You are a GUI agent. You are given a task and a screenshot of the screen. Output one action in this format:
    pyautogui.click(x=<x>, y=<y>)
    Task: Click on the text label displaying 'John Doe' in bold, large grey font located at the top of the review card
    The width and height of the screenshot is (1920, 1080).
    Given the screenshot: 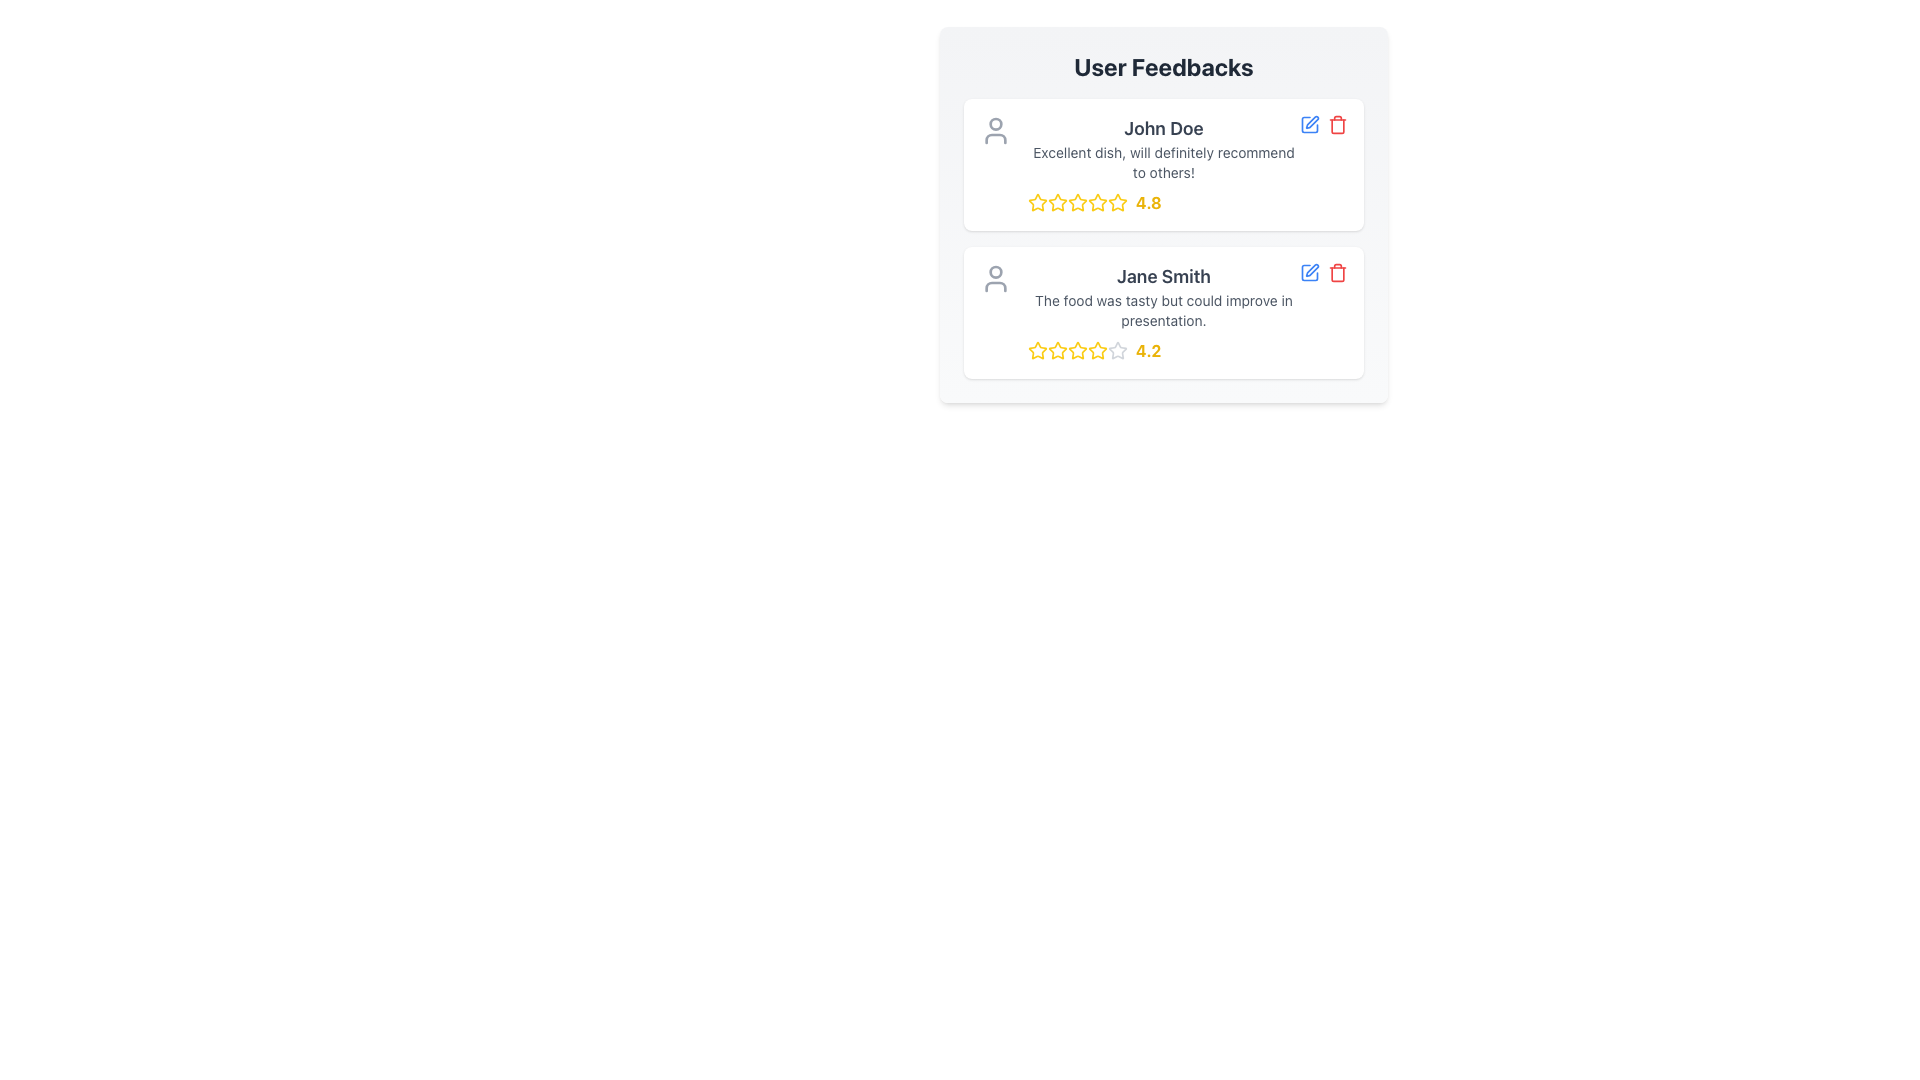 What is the action you would take?
    pyautogui.click(x=1163, y=128)
    